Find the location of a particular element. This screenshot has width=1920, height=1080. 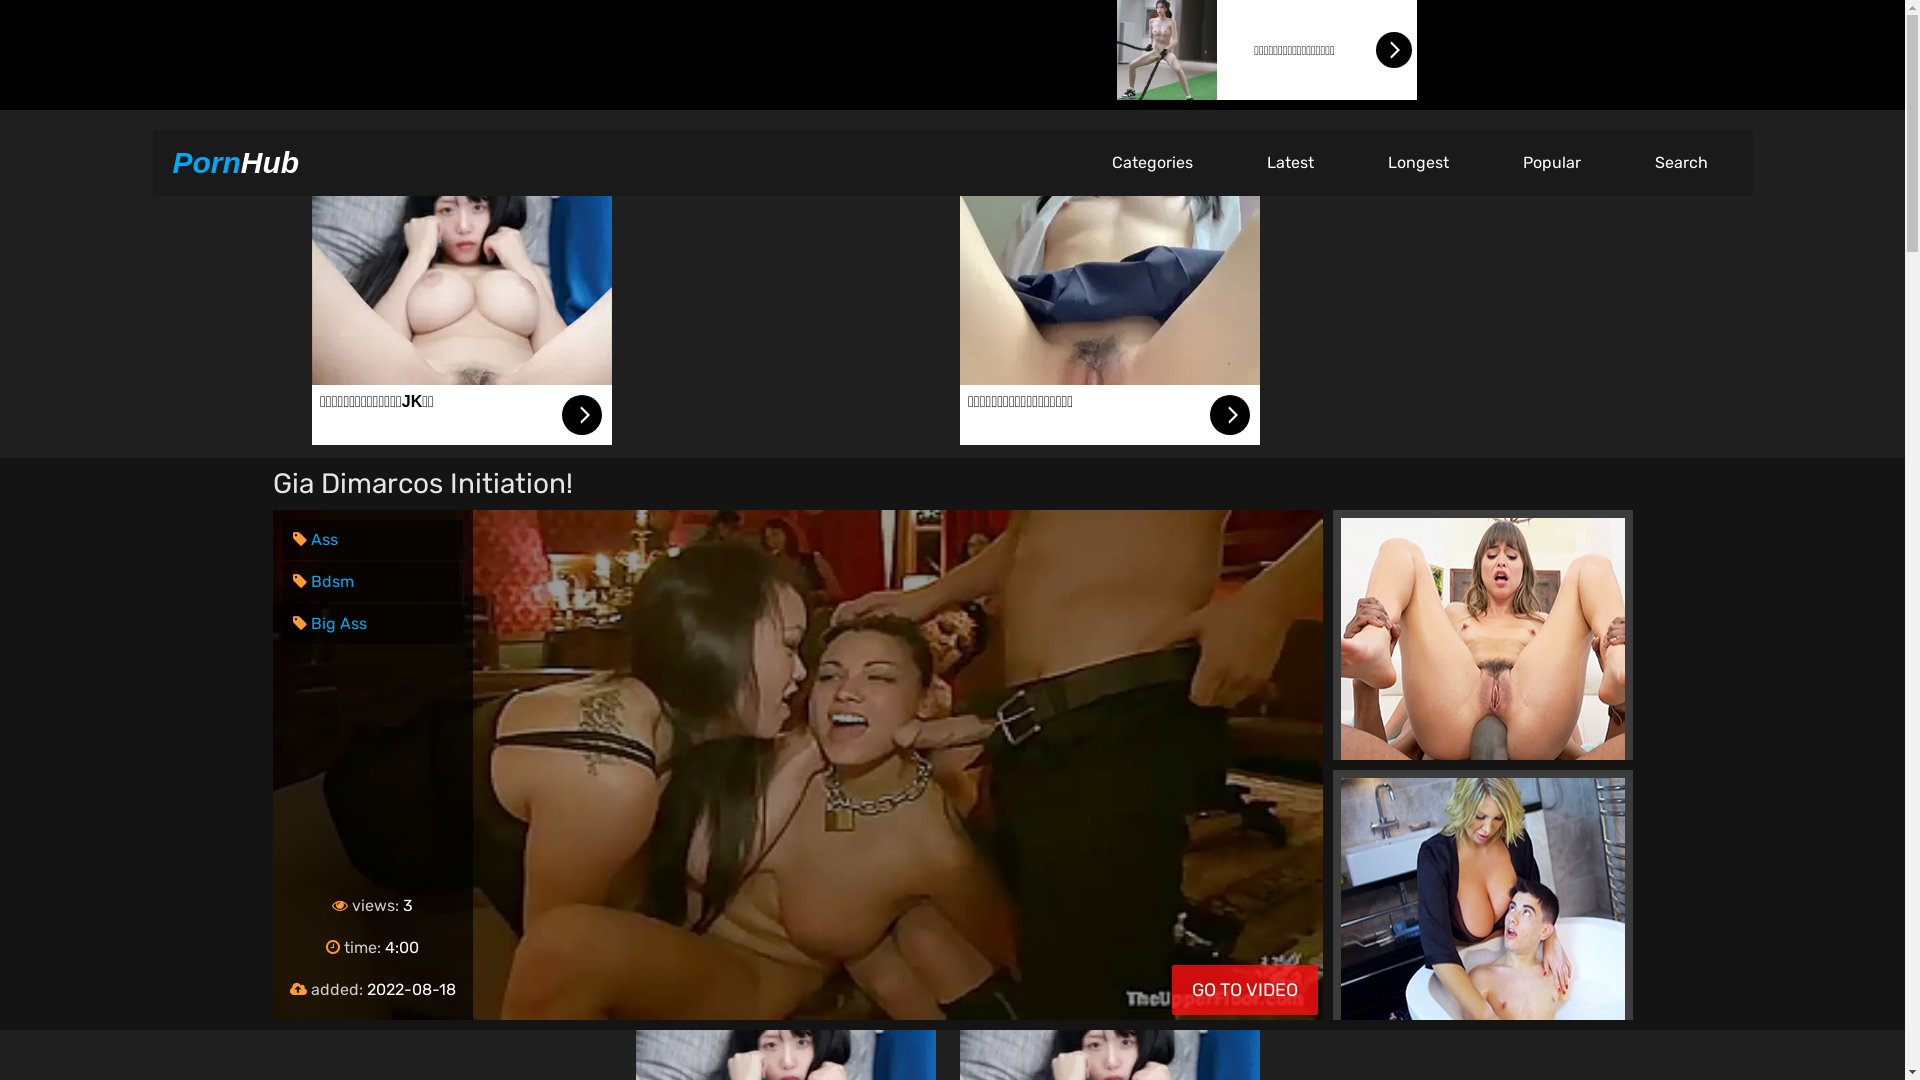

'Big Ass' is located at coordinates (329, 622).